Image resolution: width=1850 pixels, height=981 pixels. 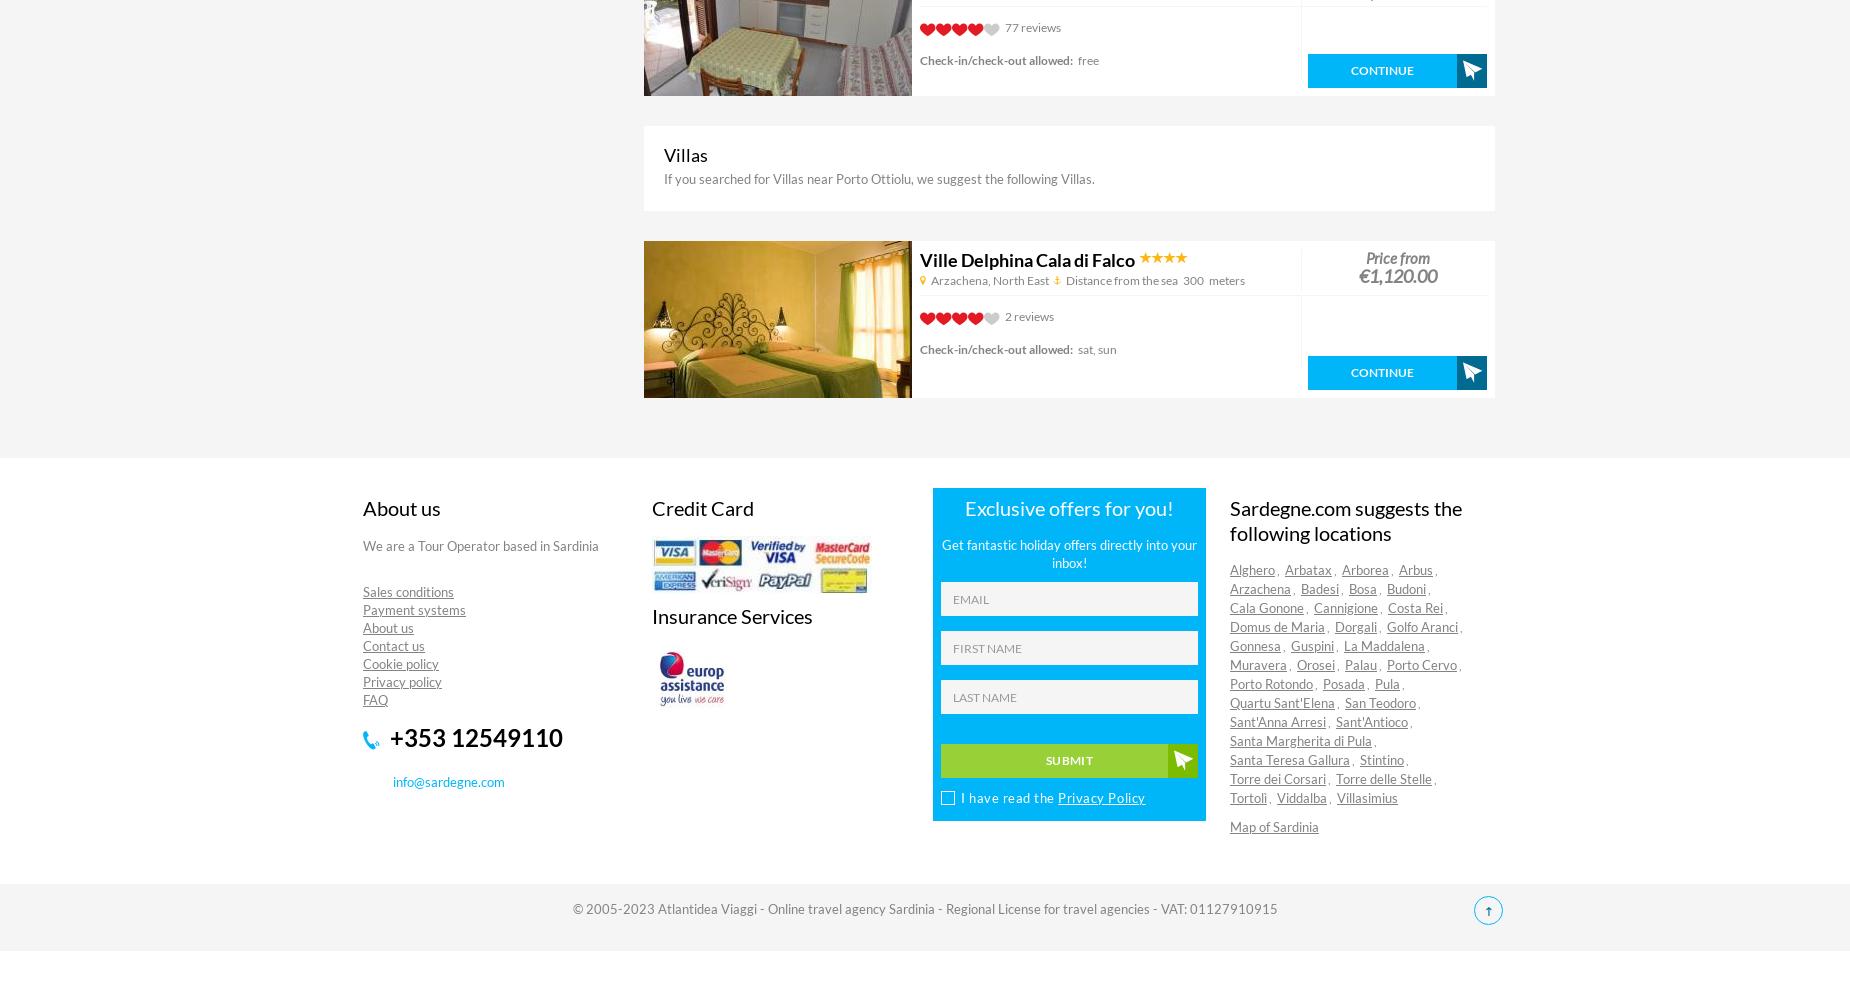 What do you see at coordinates (1273, 826) in the screenshot?
I see `'Map of Sardinia'` at bounding box center [1273, 826].